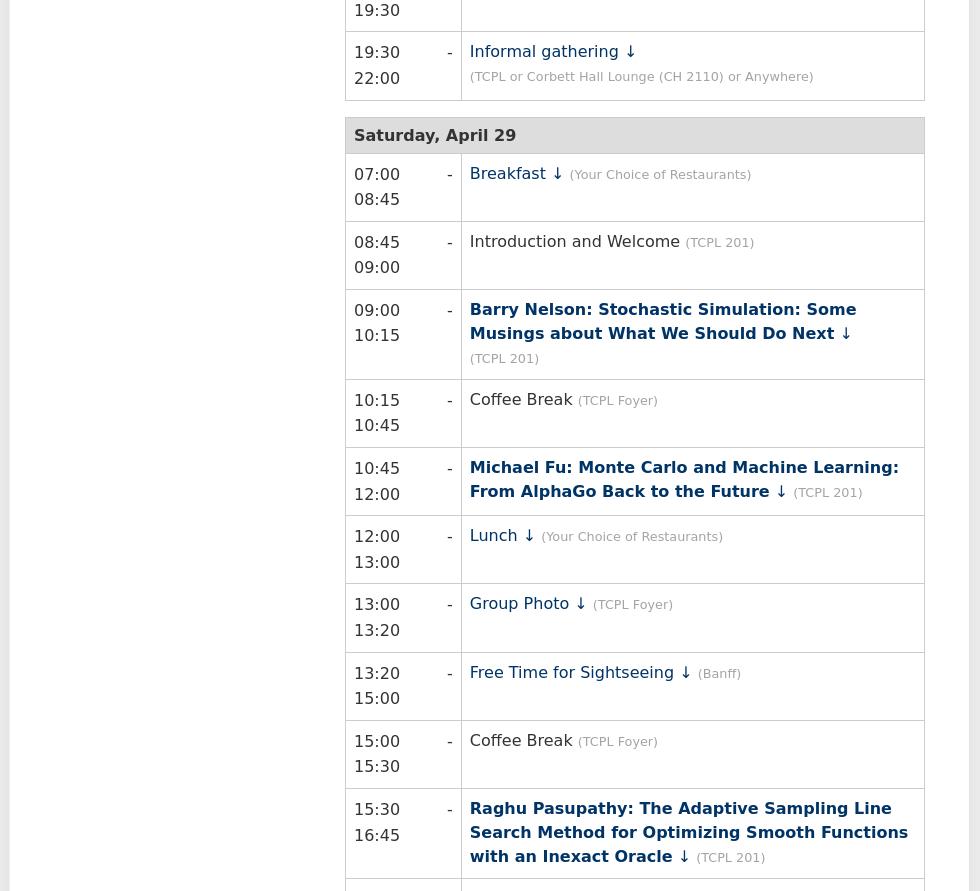 The width and height of the screenshot is (980, 891). What do you see at coordinates (469, 76) in the screenshot?
I see `'(TCPL or Corbett Hall Lounge (CH 2110) or Anywhere)'` at bounding box center [469, 76].